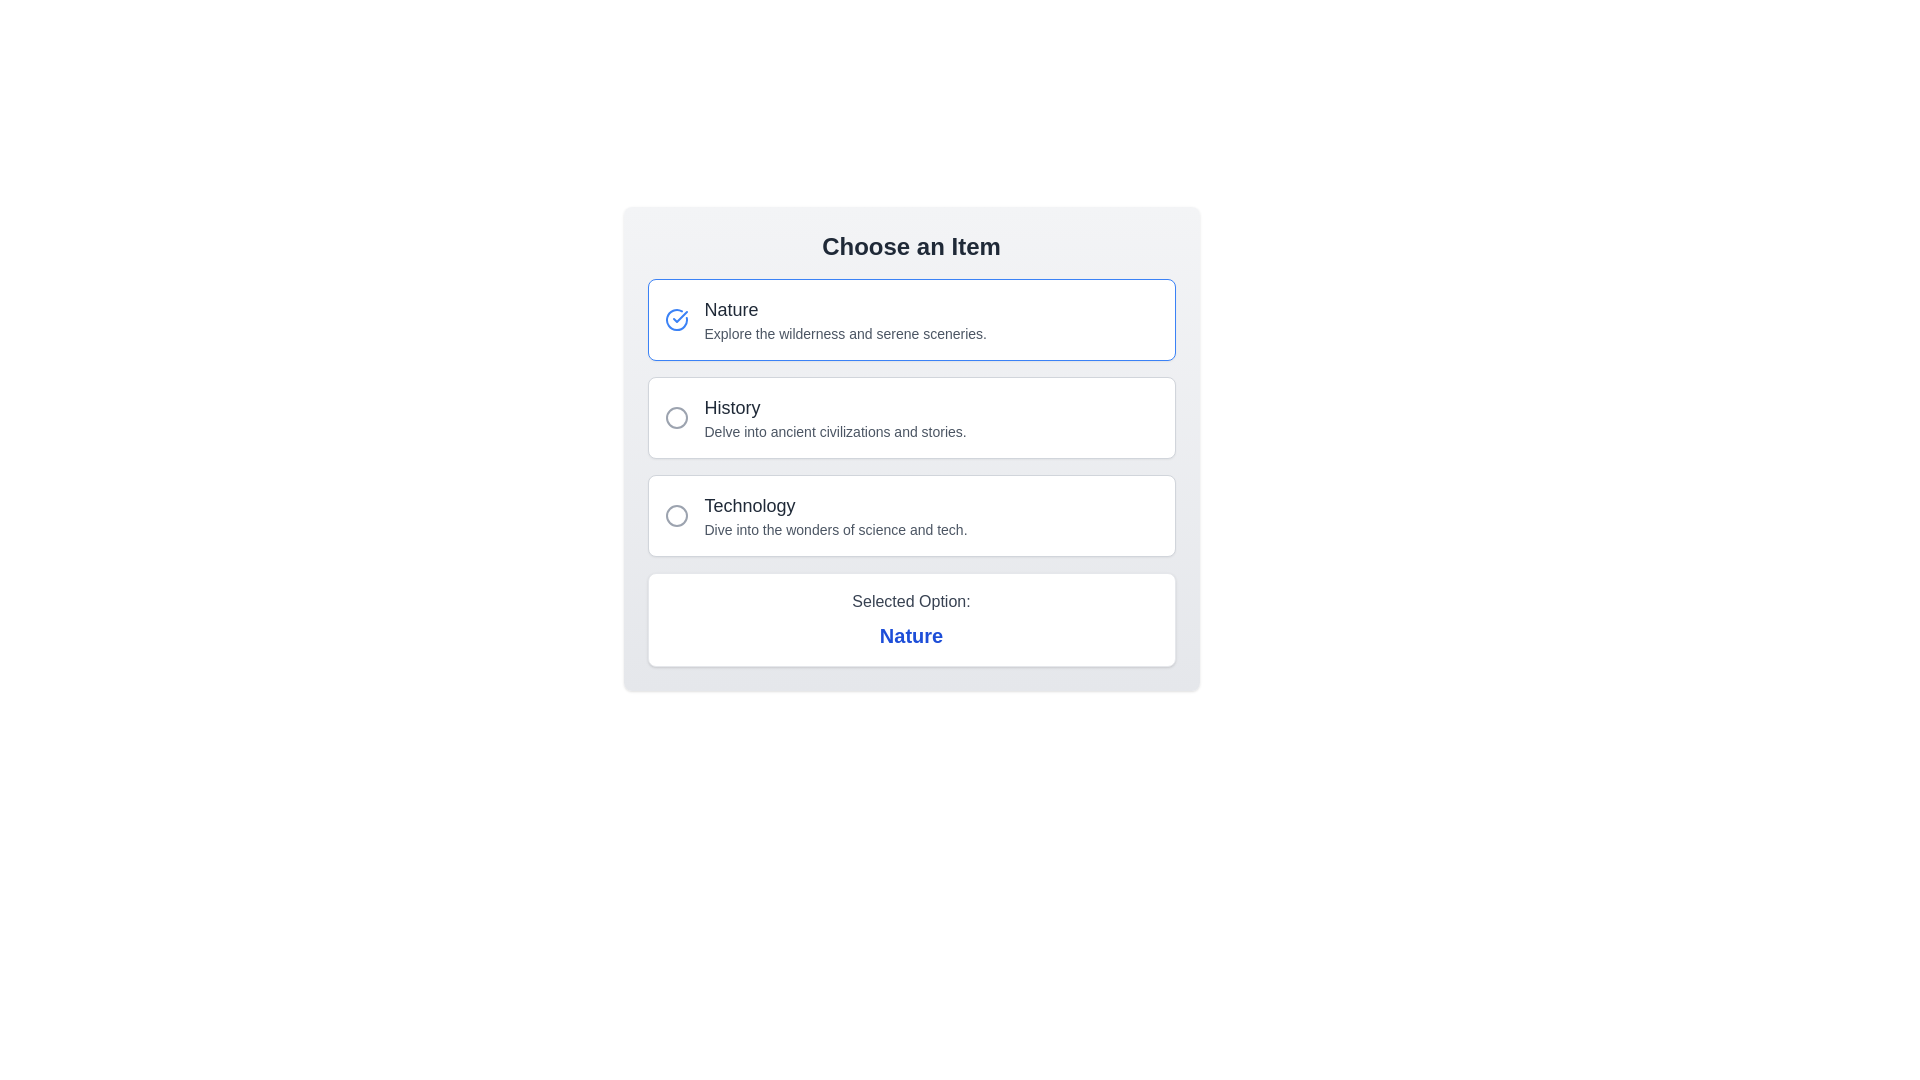 The height and width of the screenshot is (1080, 1920). Describe the element at coordinates (835, 431) in the screenshot. I see `the text label displaying 'Delve into ancient civilizations and stories.' which is styled in gray and located beneath the title 'History.'` at that location.